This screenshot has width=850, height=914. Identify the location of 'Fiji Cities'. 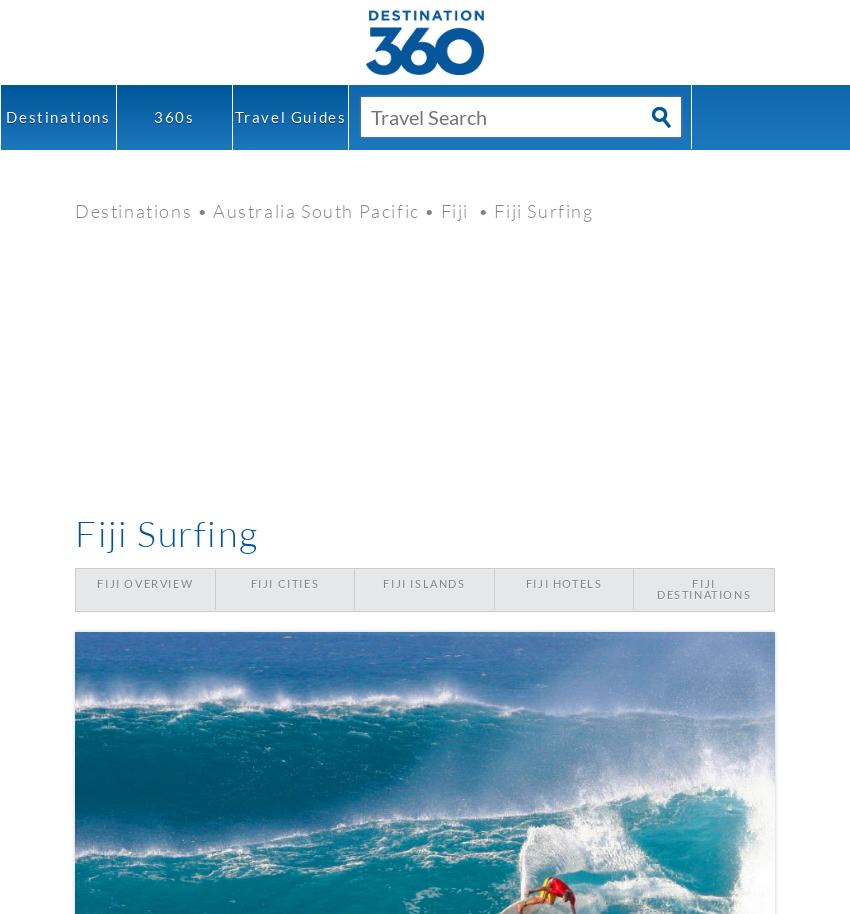
(283, 583).